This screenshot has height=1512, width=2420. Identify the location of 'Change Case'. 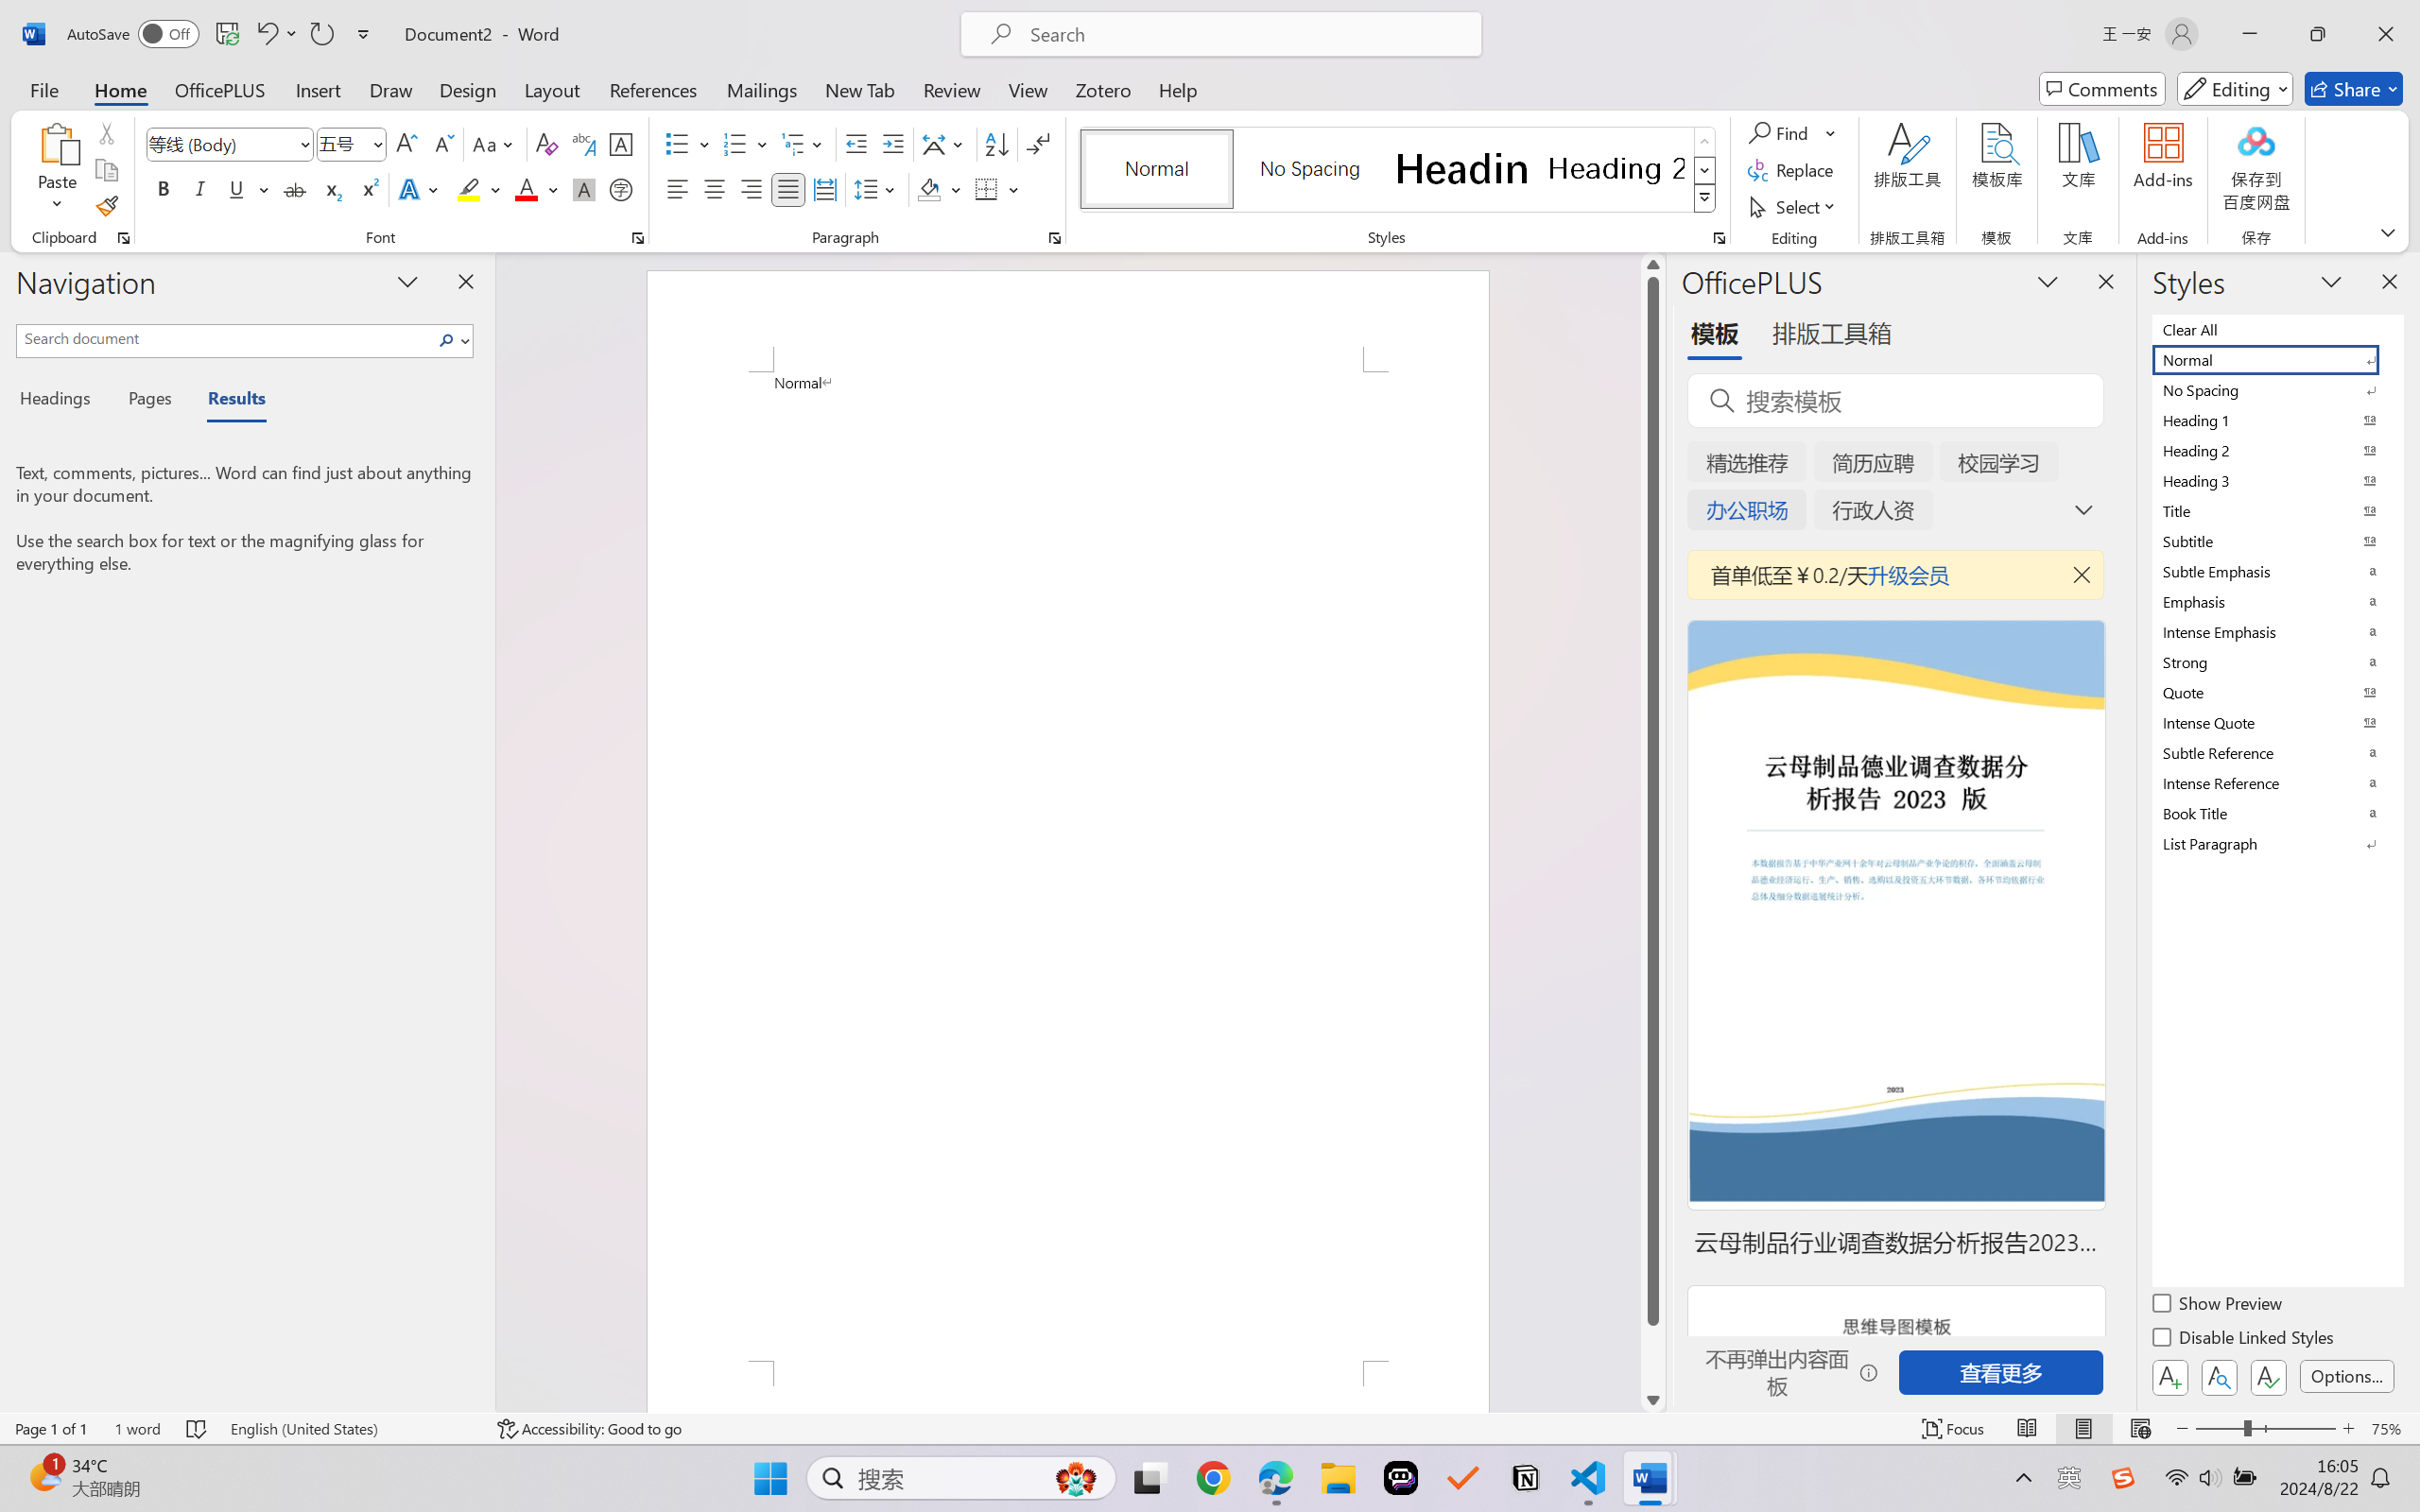
(493, 144).